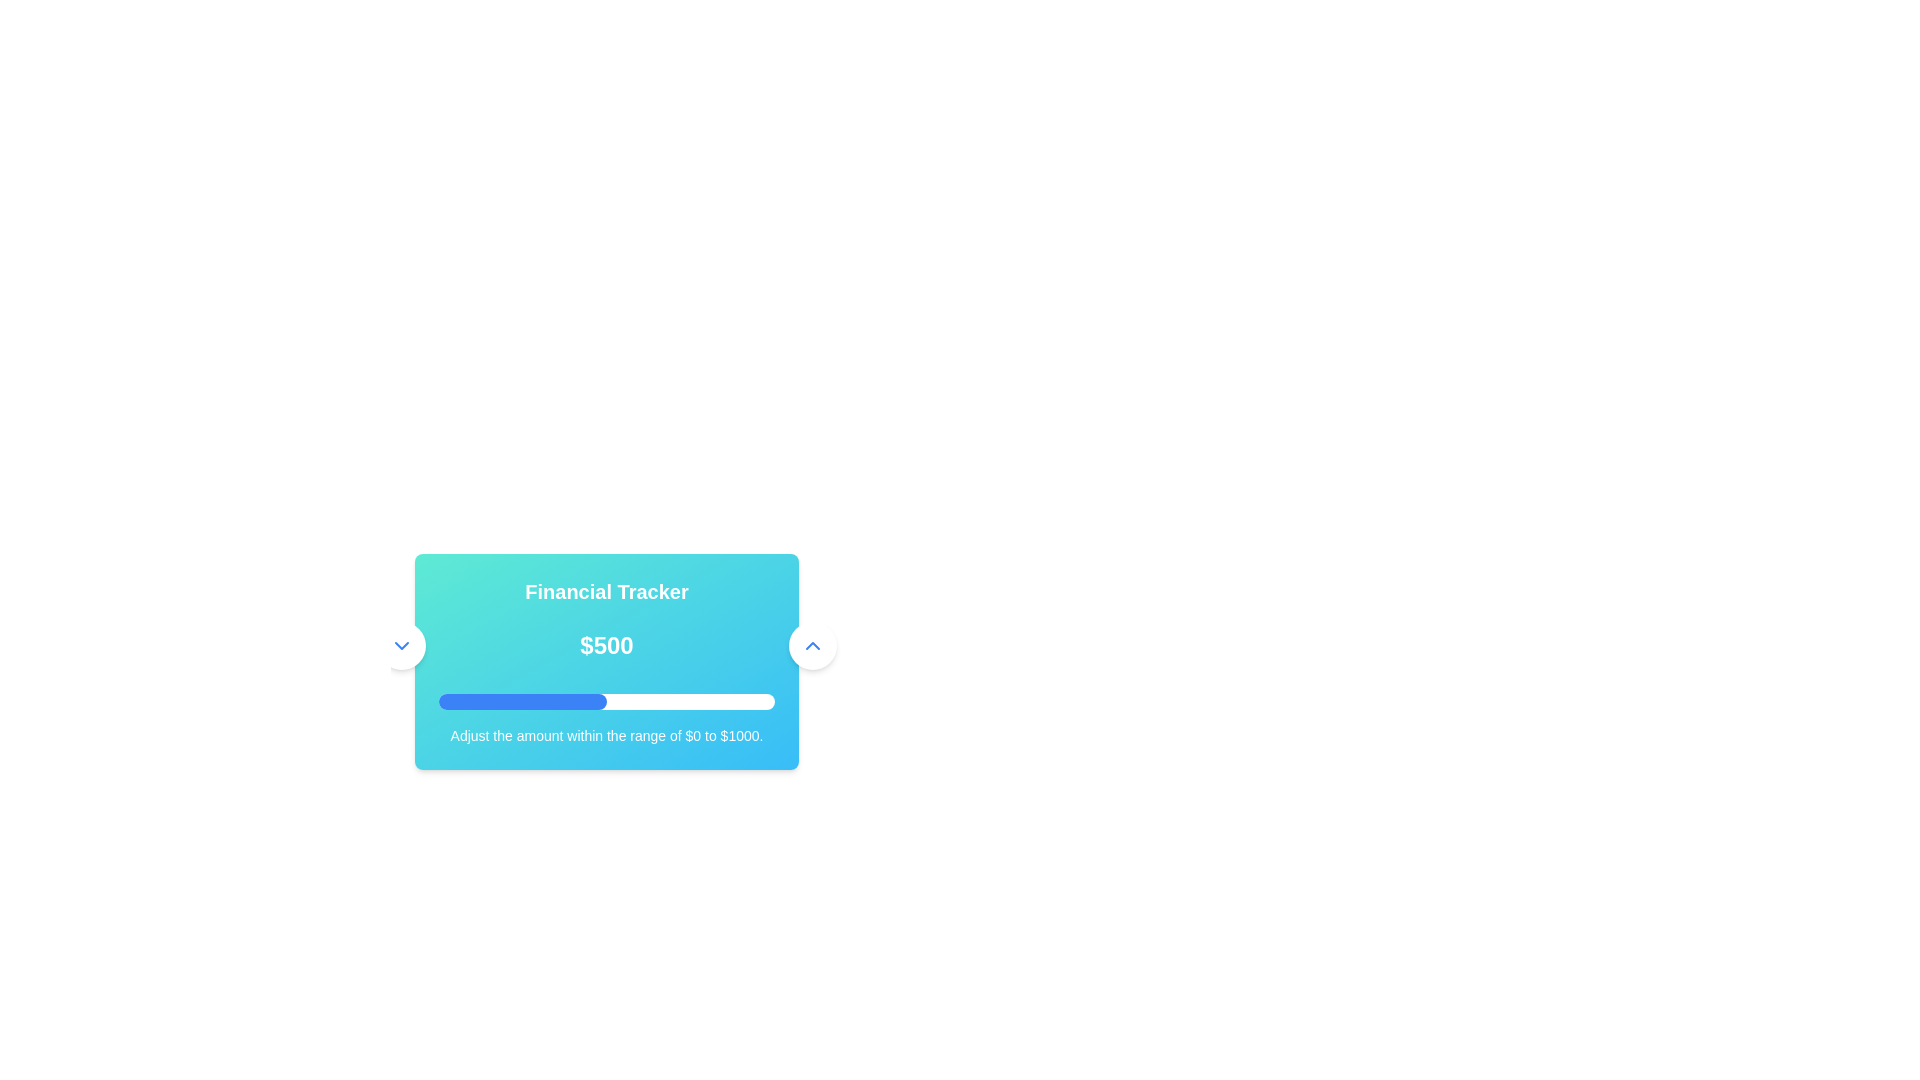  Describe the element at coordinates (720, 701) in the screenshot. I see `the slider` at that location.